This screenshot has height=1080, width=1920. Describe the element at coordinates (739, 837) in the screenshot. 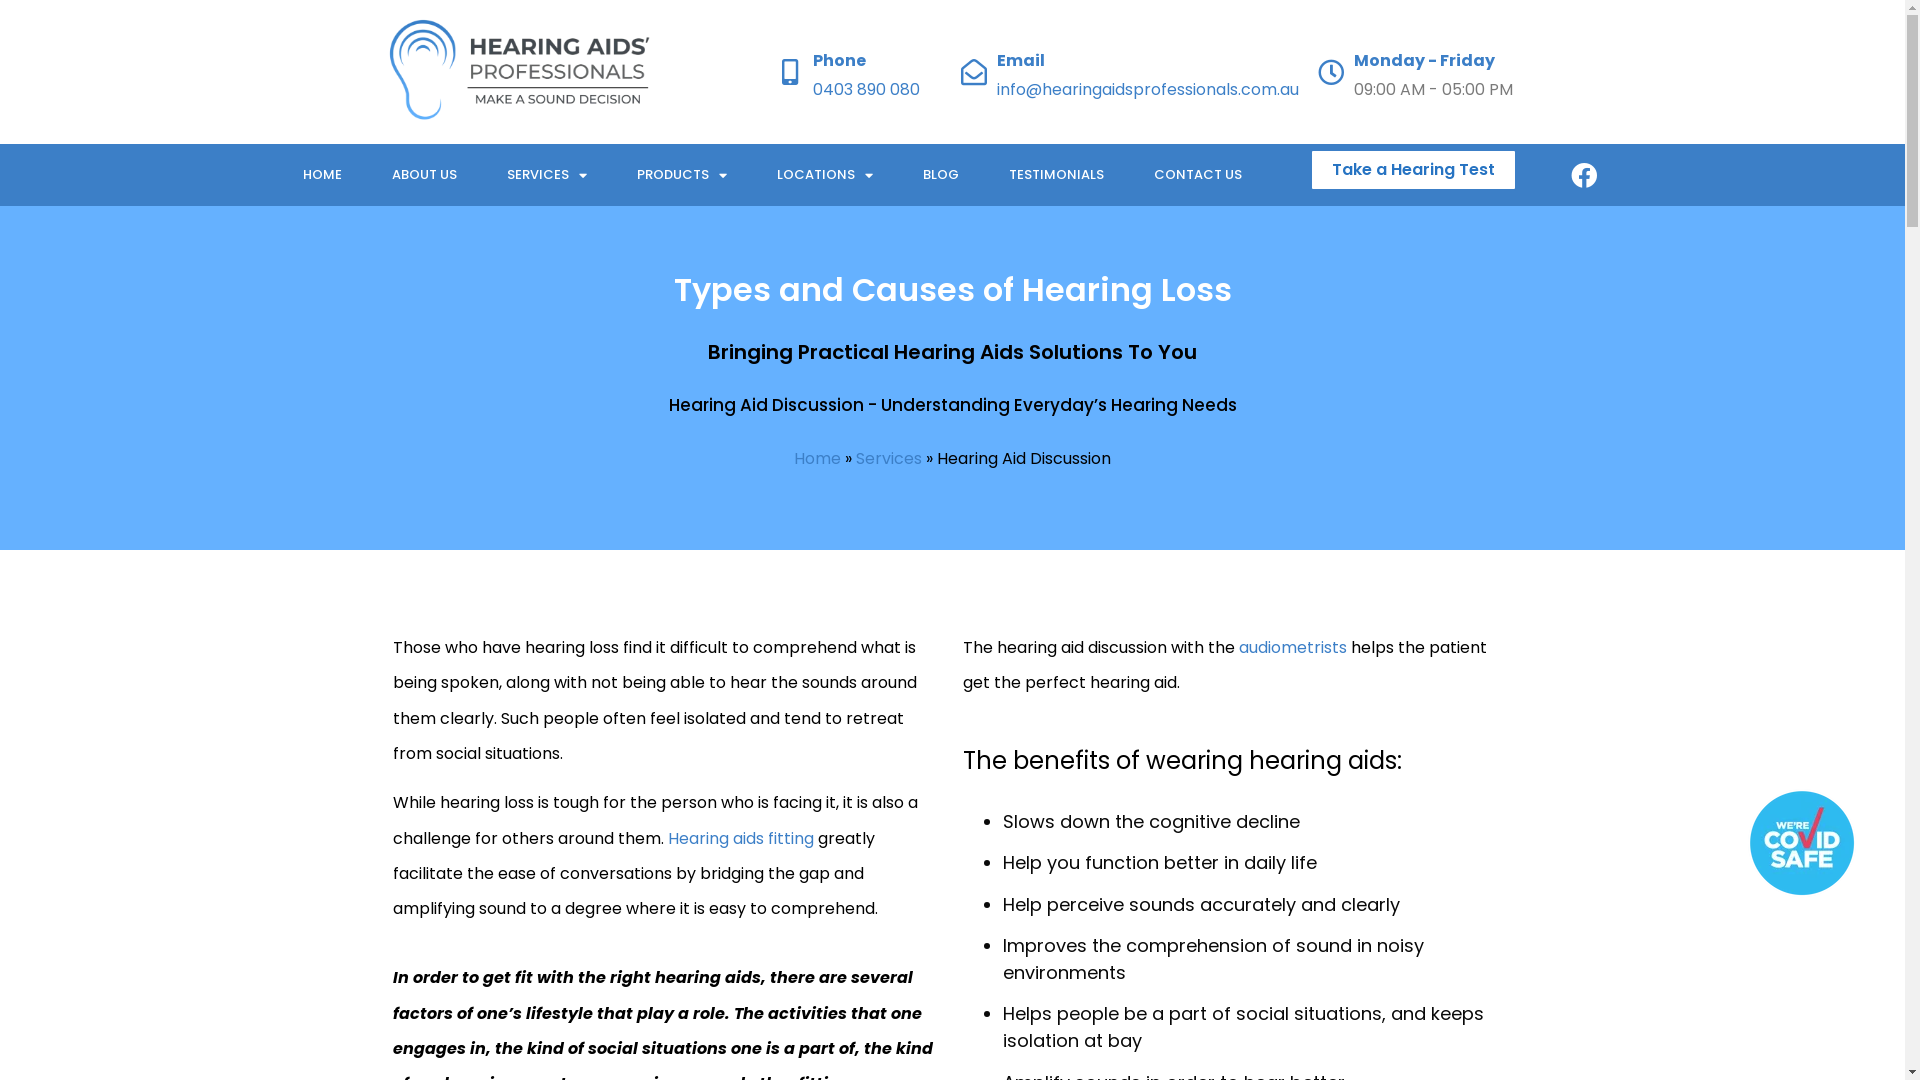

I see `'Hearing aids fitting'` at that location.